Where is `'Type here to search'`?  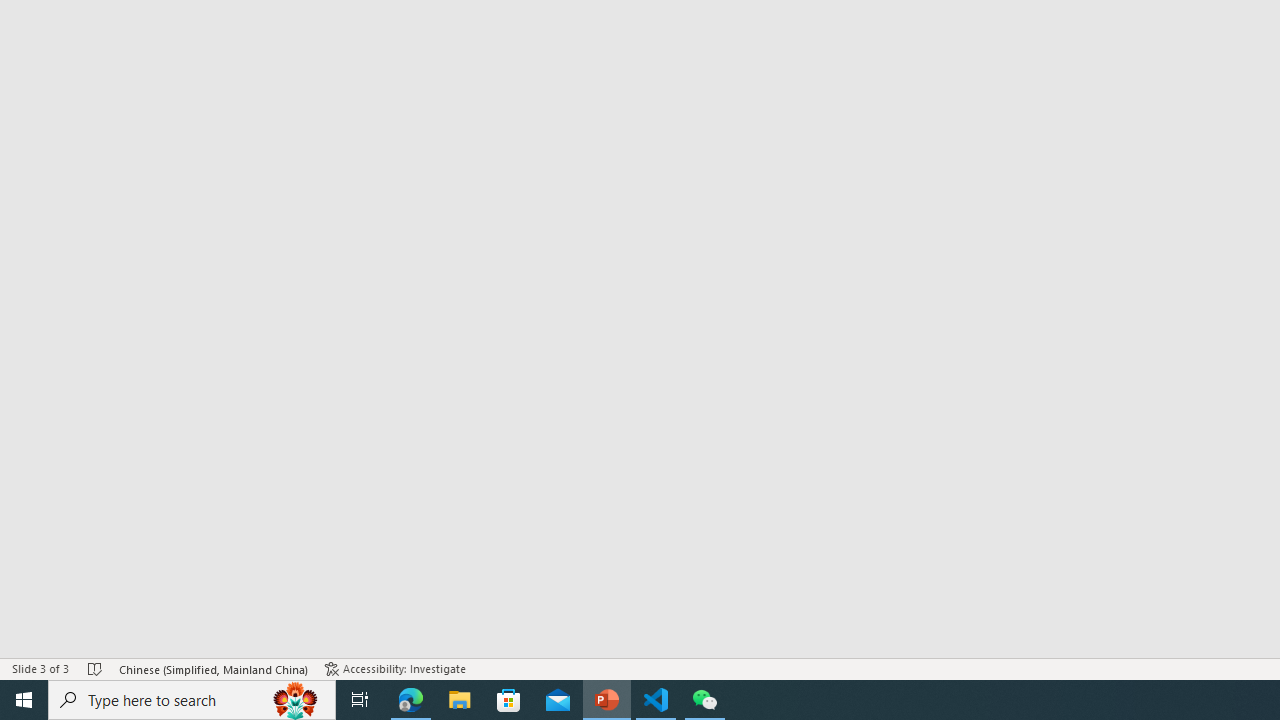 'Type here to search' is located at coordinates (192, 698).